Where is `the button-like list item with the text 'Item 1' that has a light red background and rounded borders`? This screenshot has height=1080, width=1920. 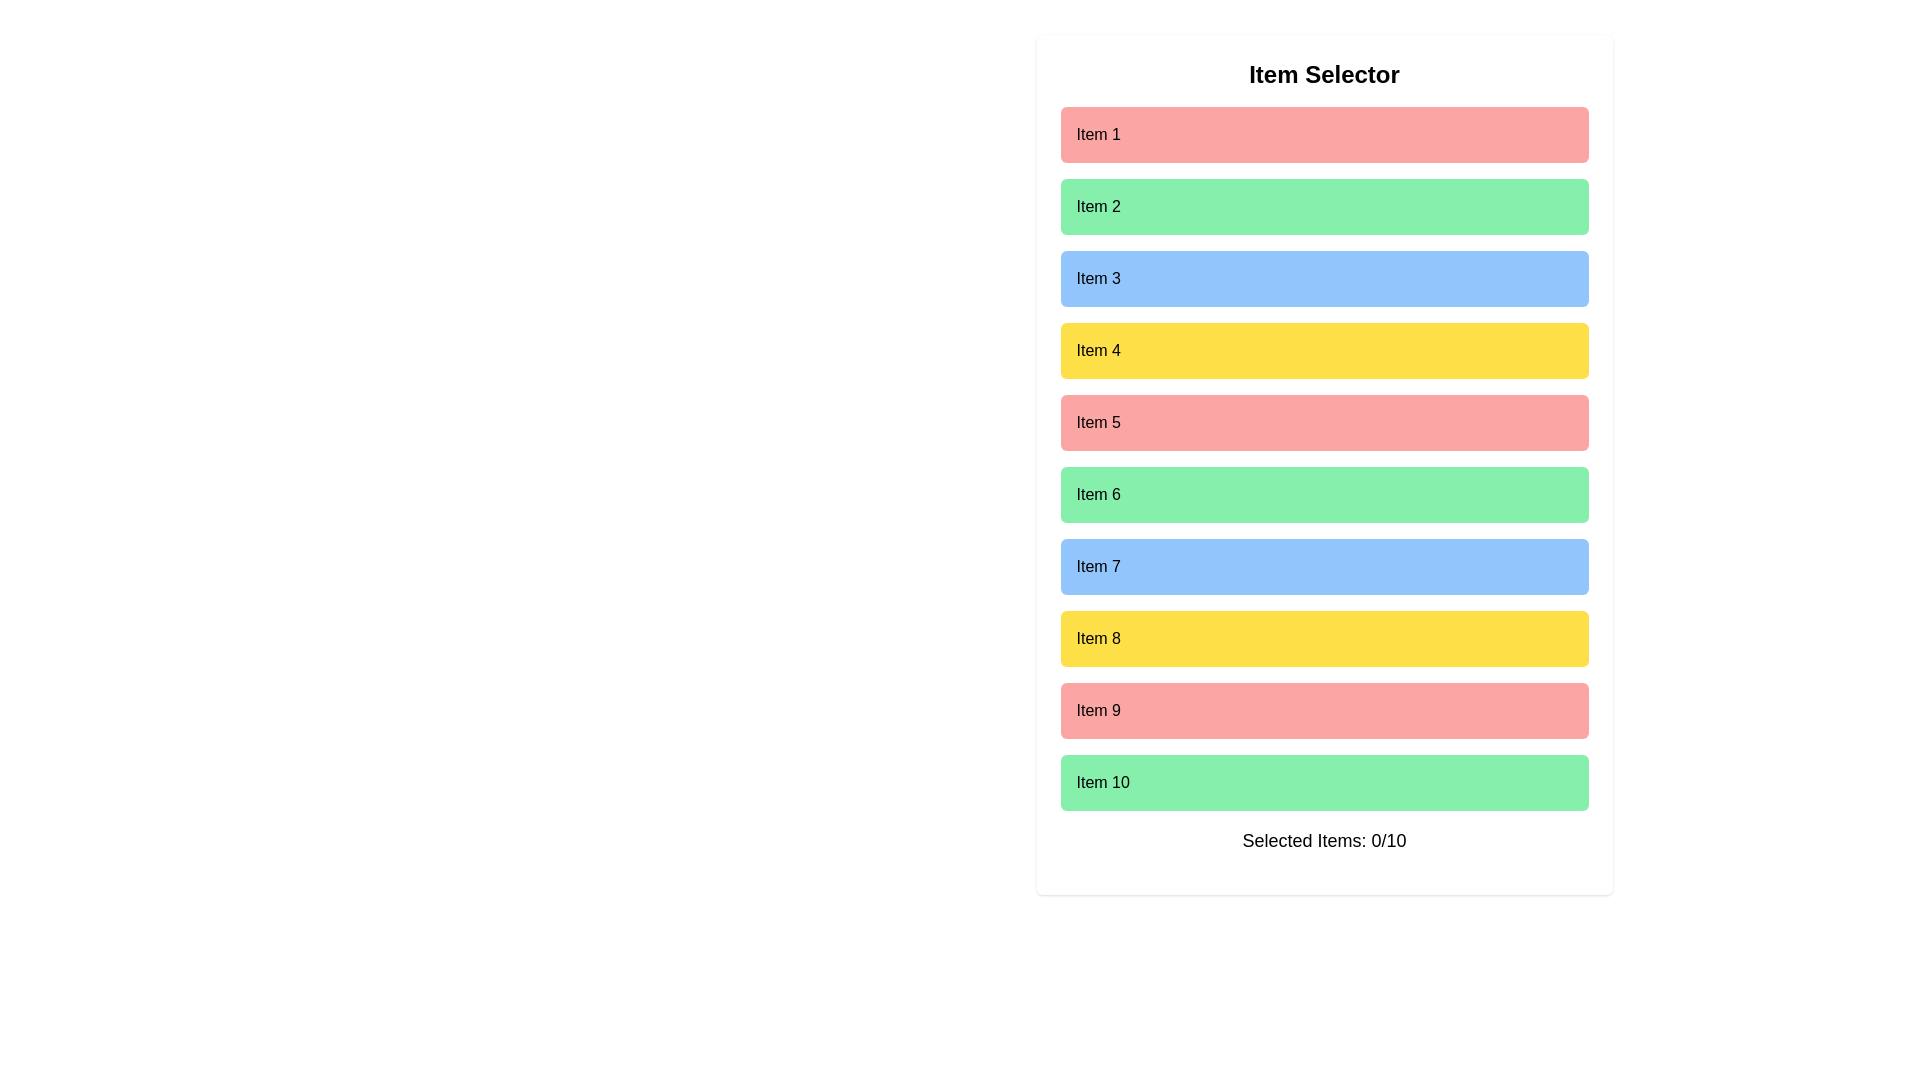 the button-like list item with the text 'Item 1' that has a light red background and rounded borders is located at coordinates (1324, 135).